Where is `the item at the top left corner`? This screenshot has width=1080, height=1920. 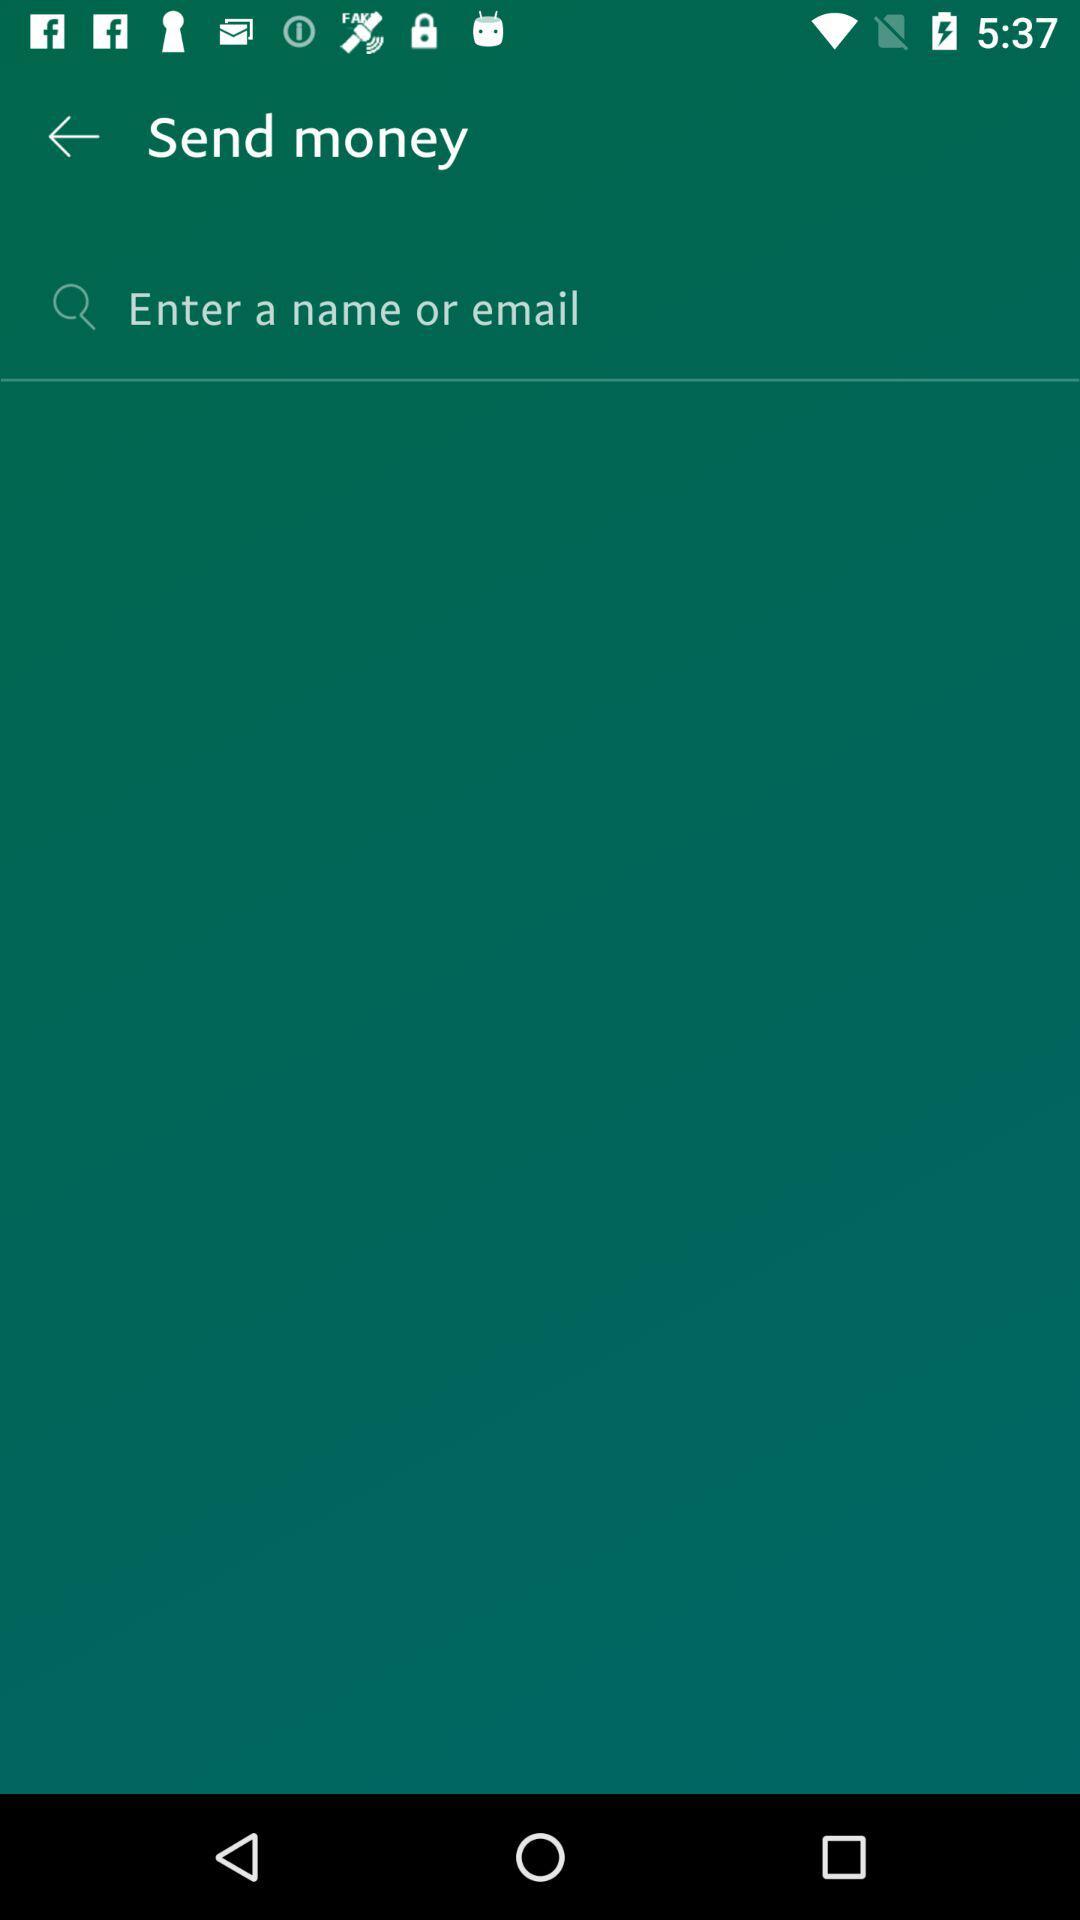
the item at the top left corner is located at coordinates (72, 135).